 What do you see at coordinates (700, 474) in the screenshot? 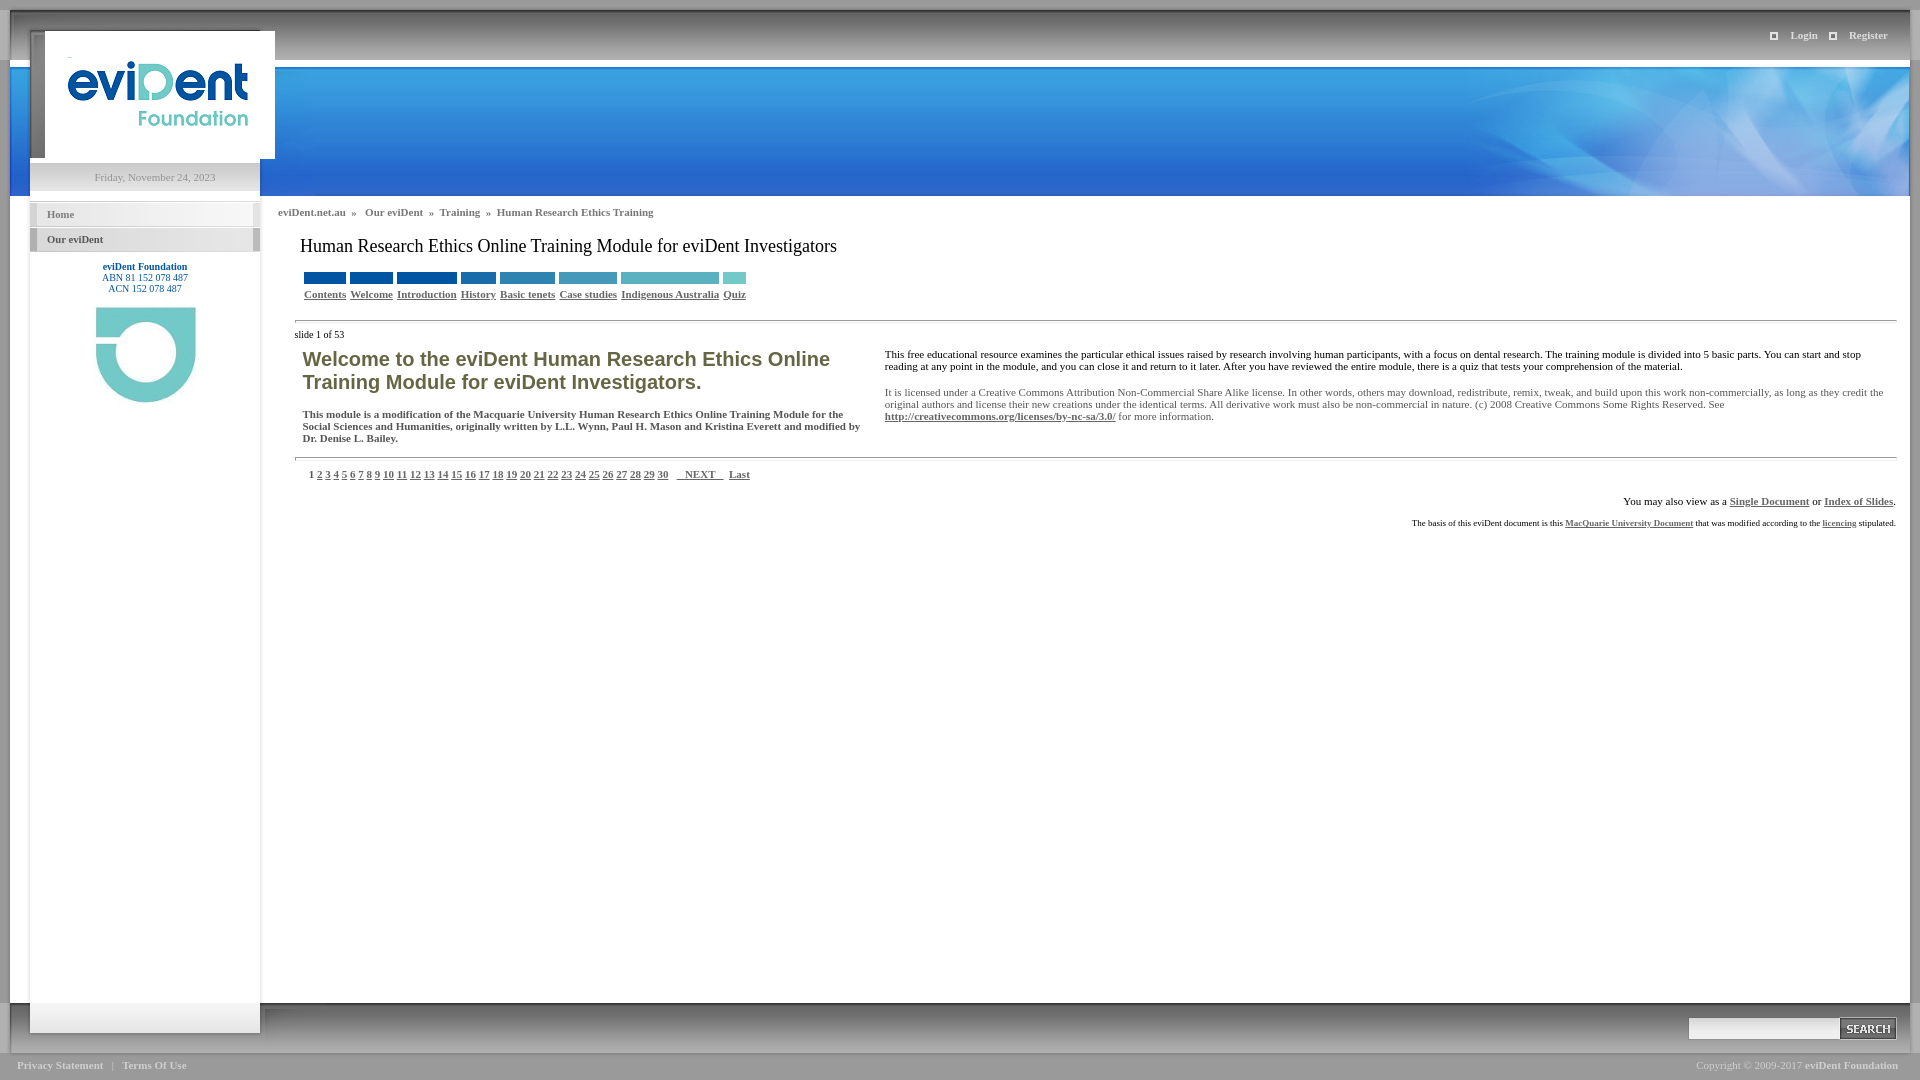
I see `'   NEXT   '` at bounding box center [700, 474].